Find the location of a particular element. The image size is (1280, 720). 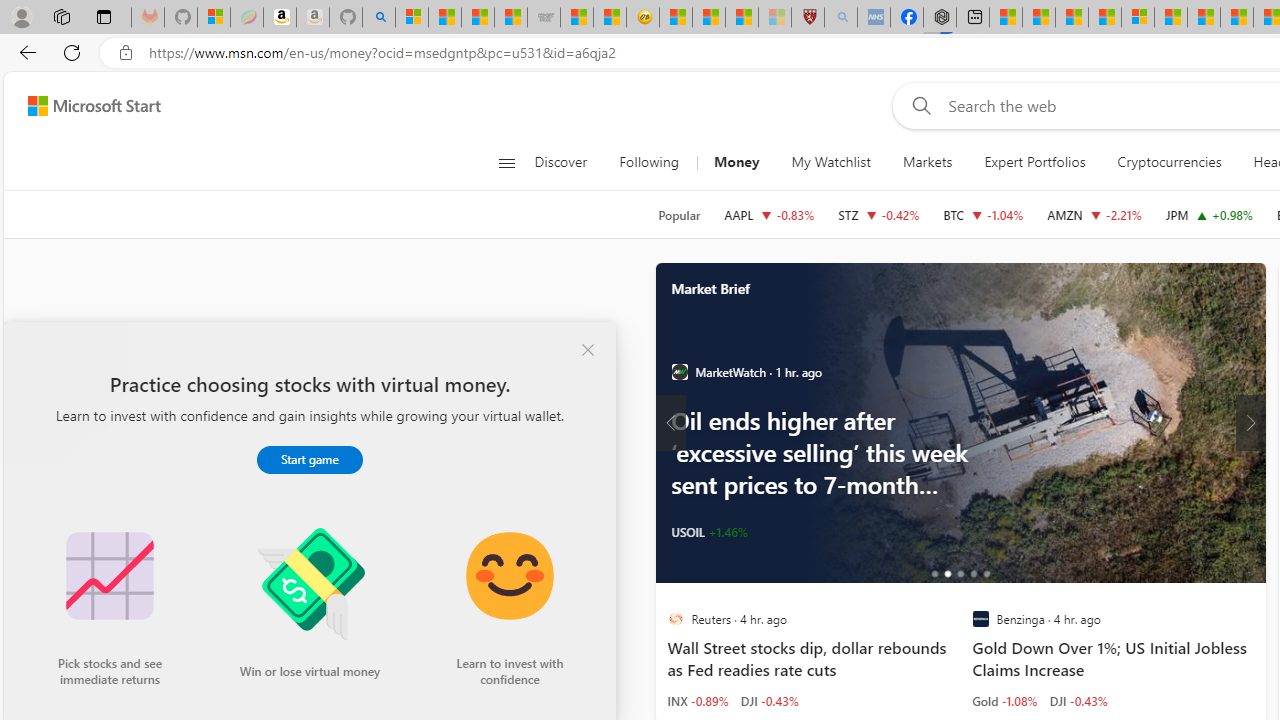

'Markets' is located at coordinates (927, 162).